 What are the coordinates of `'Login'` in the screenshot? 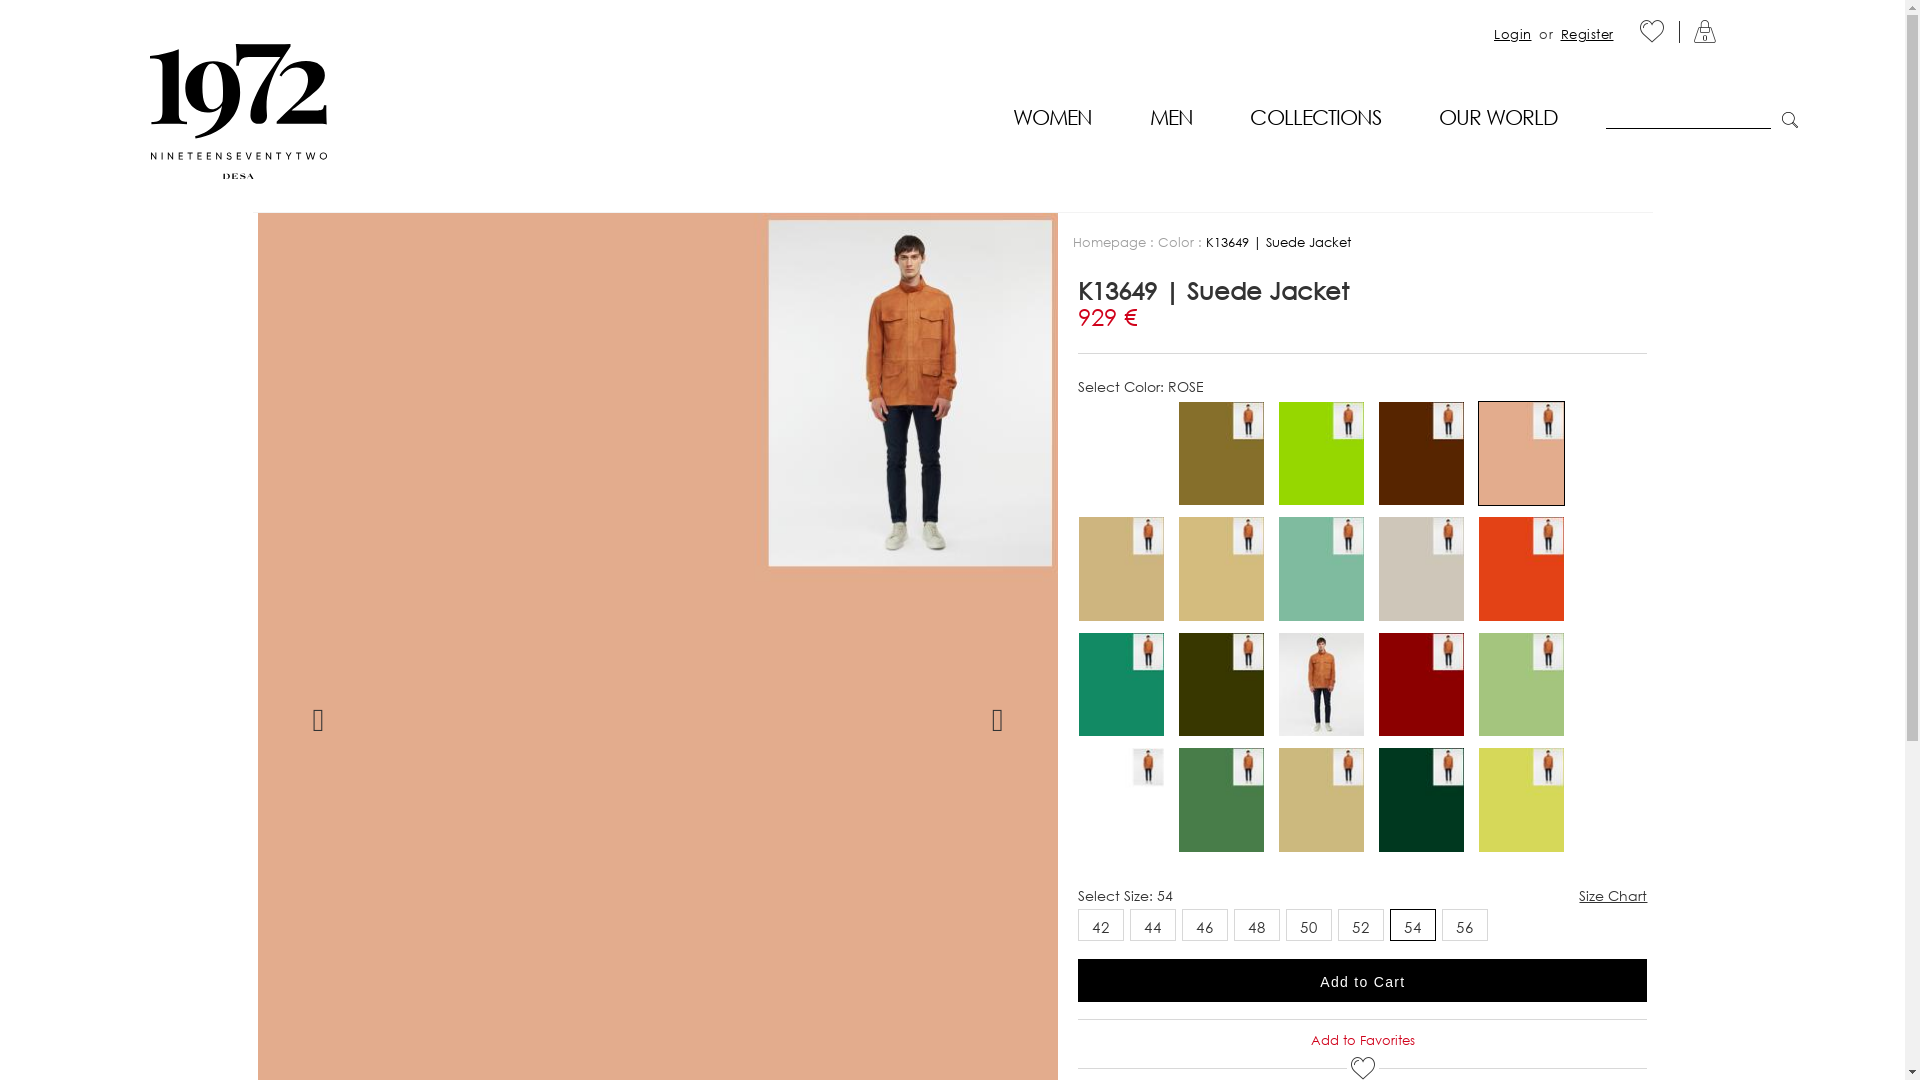 It's located at (1512, 34).